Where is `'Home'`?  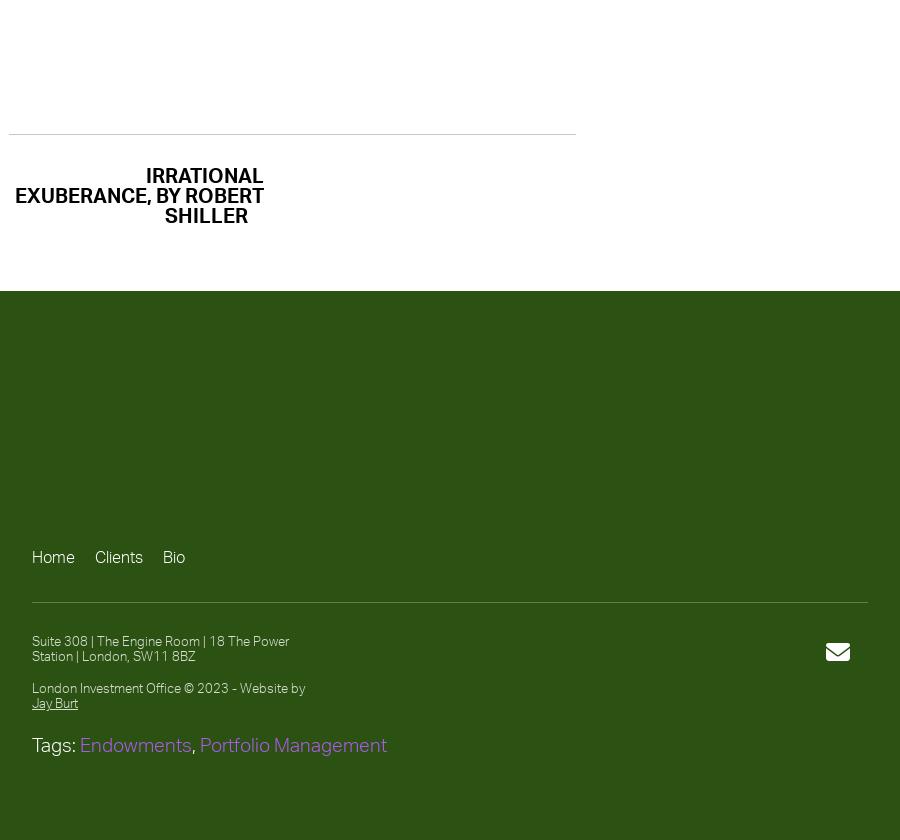
'Home' is located at coordinates (52, 557).